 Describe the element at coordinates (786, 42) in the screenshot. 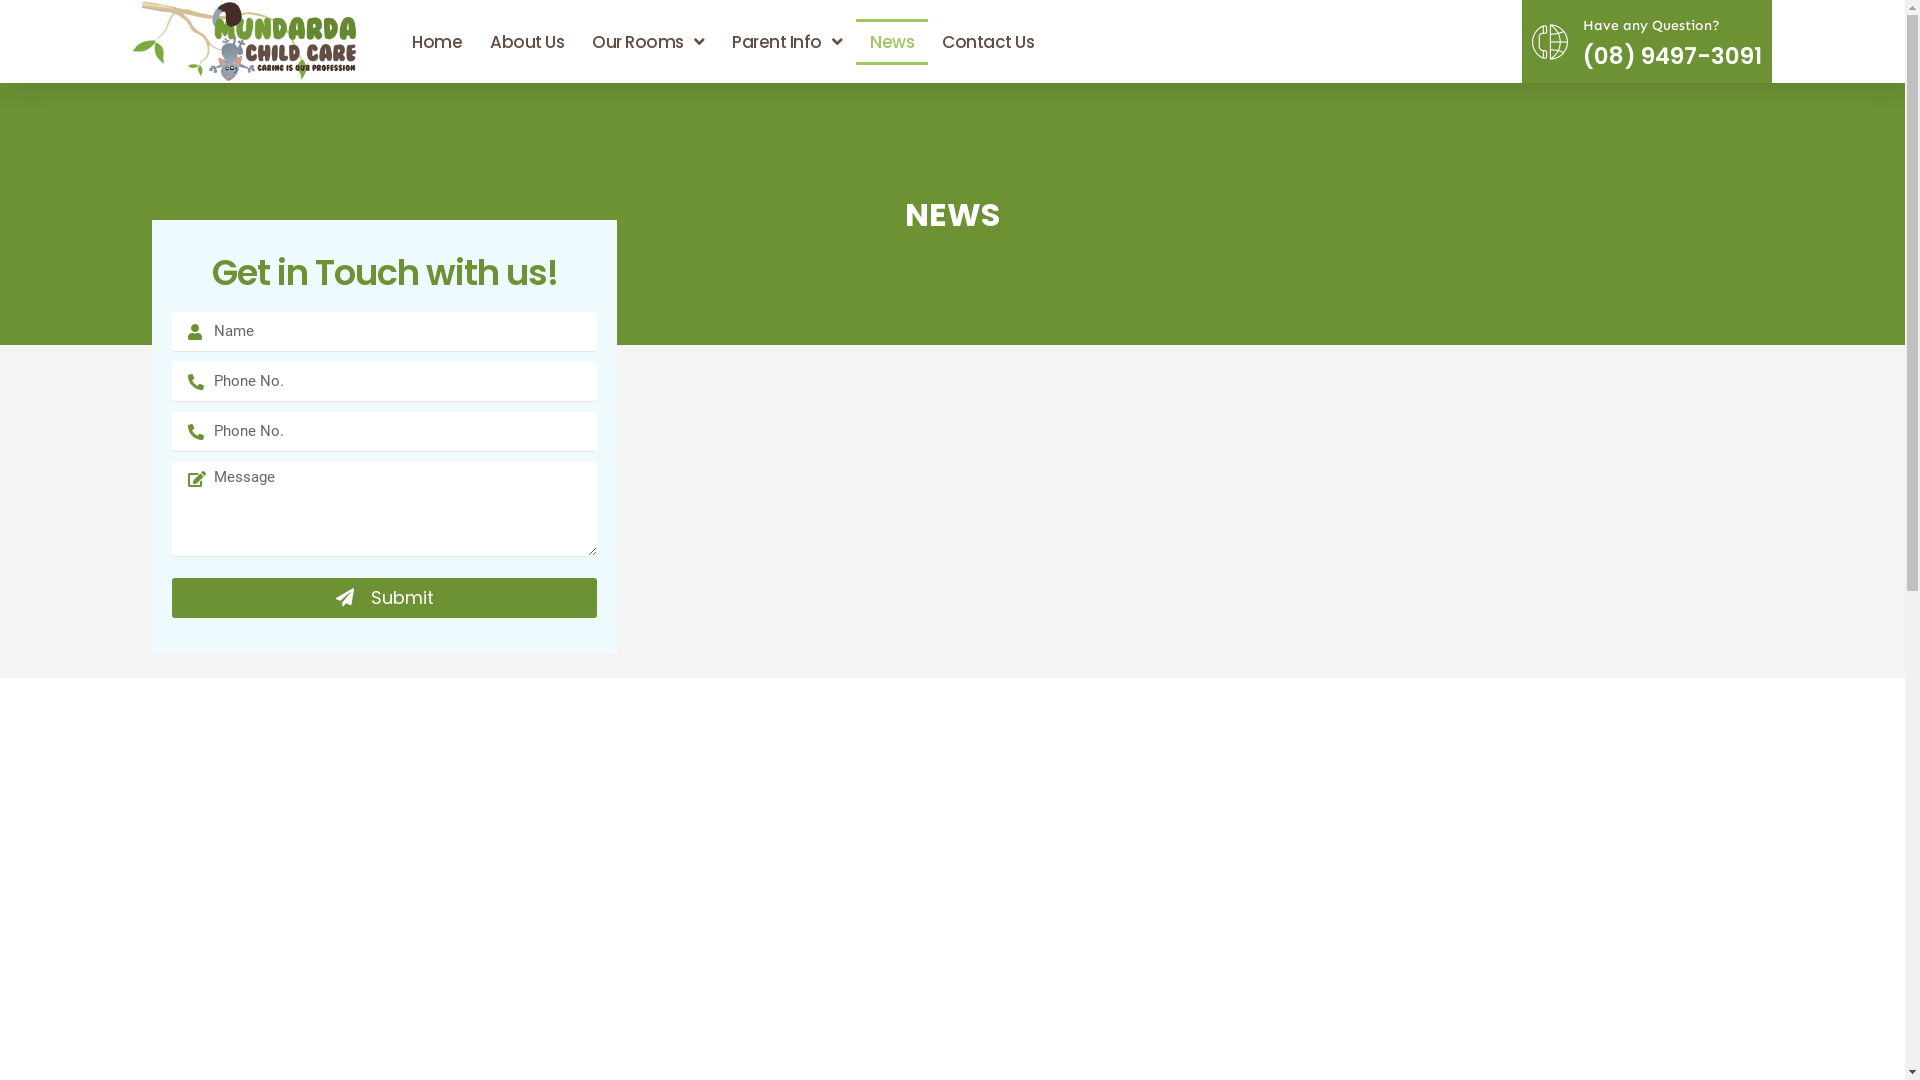

I see `'Parent Info'` at that location.